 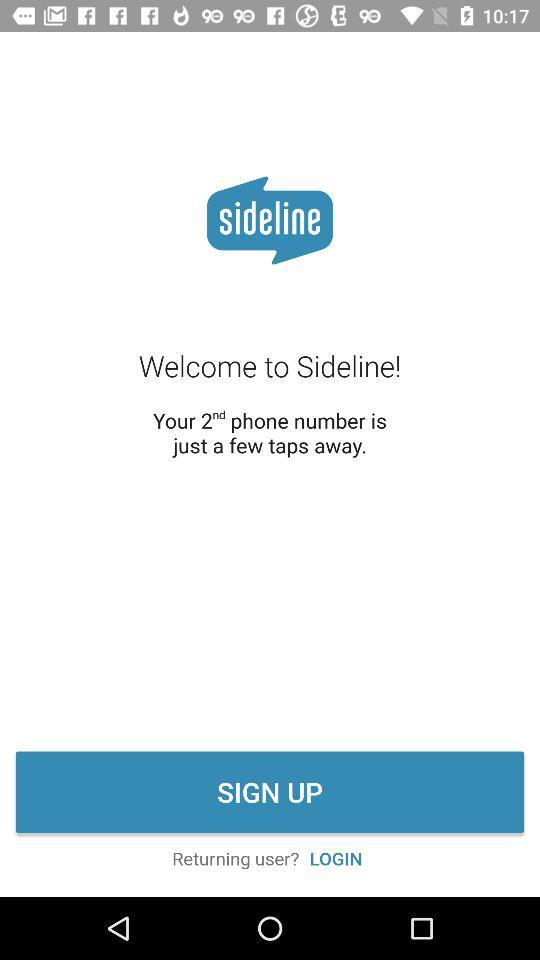 I want to click on icon below the your 2nd phone icon, so click(x=270, y=792).